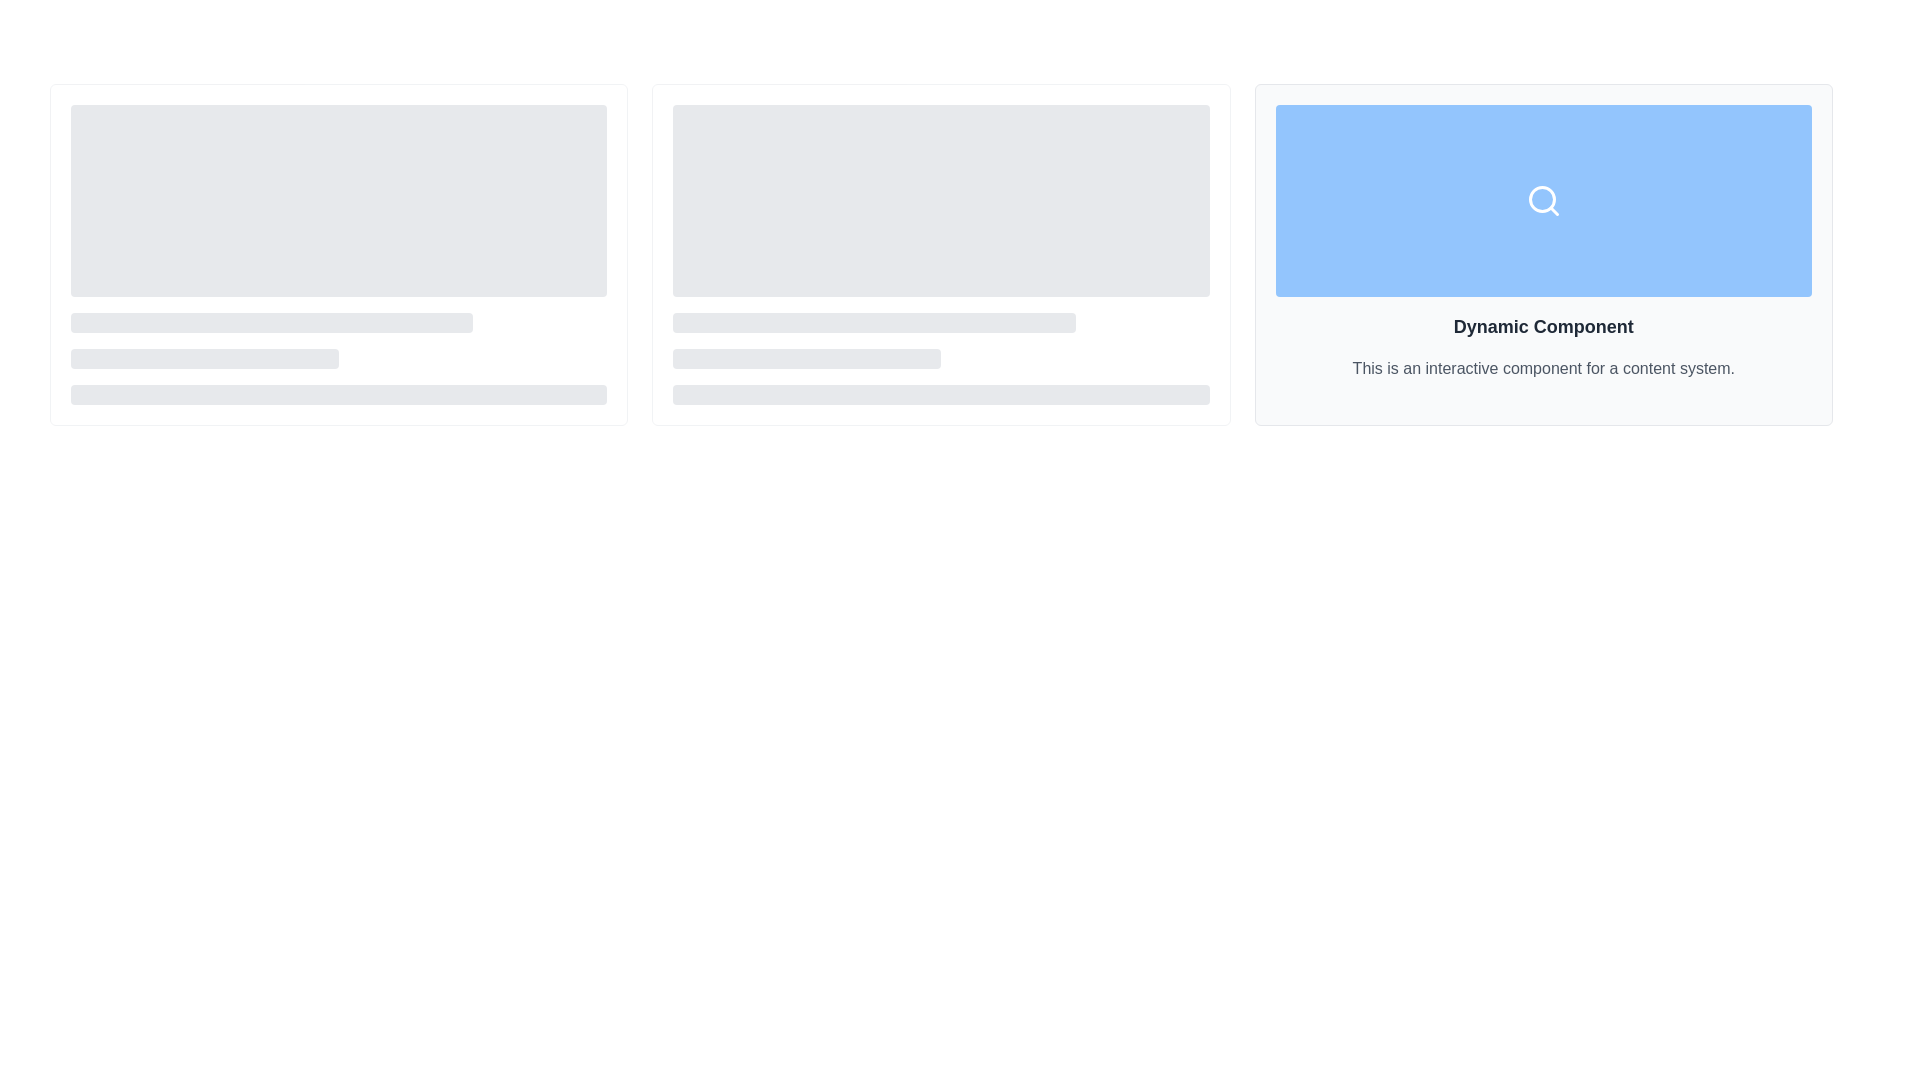  Describe the element at coordinates (1542, 326) in the screenshot. I see `the title text component located at the top of the third card in a grid layout, which is highlighted by a light blue background and features a magnifying glass icon above it` at that location.